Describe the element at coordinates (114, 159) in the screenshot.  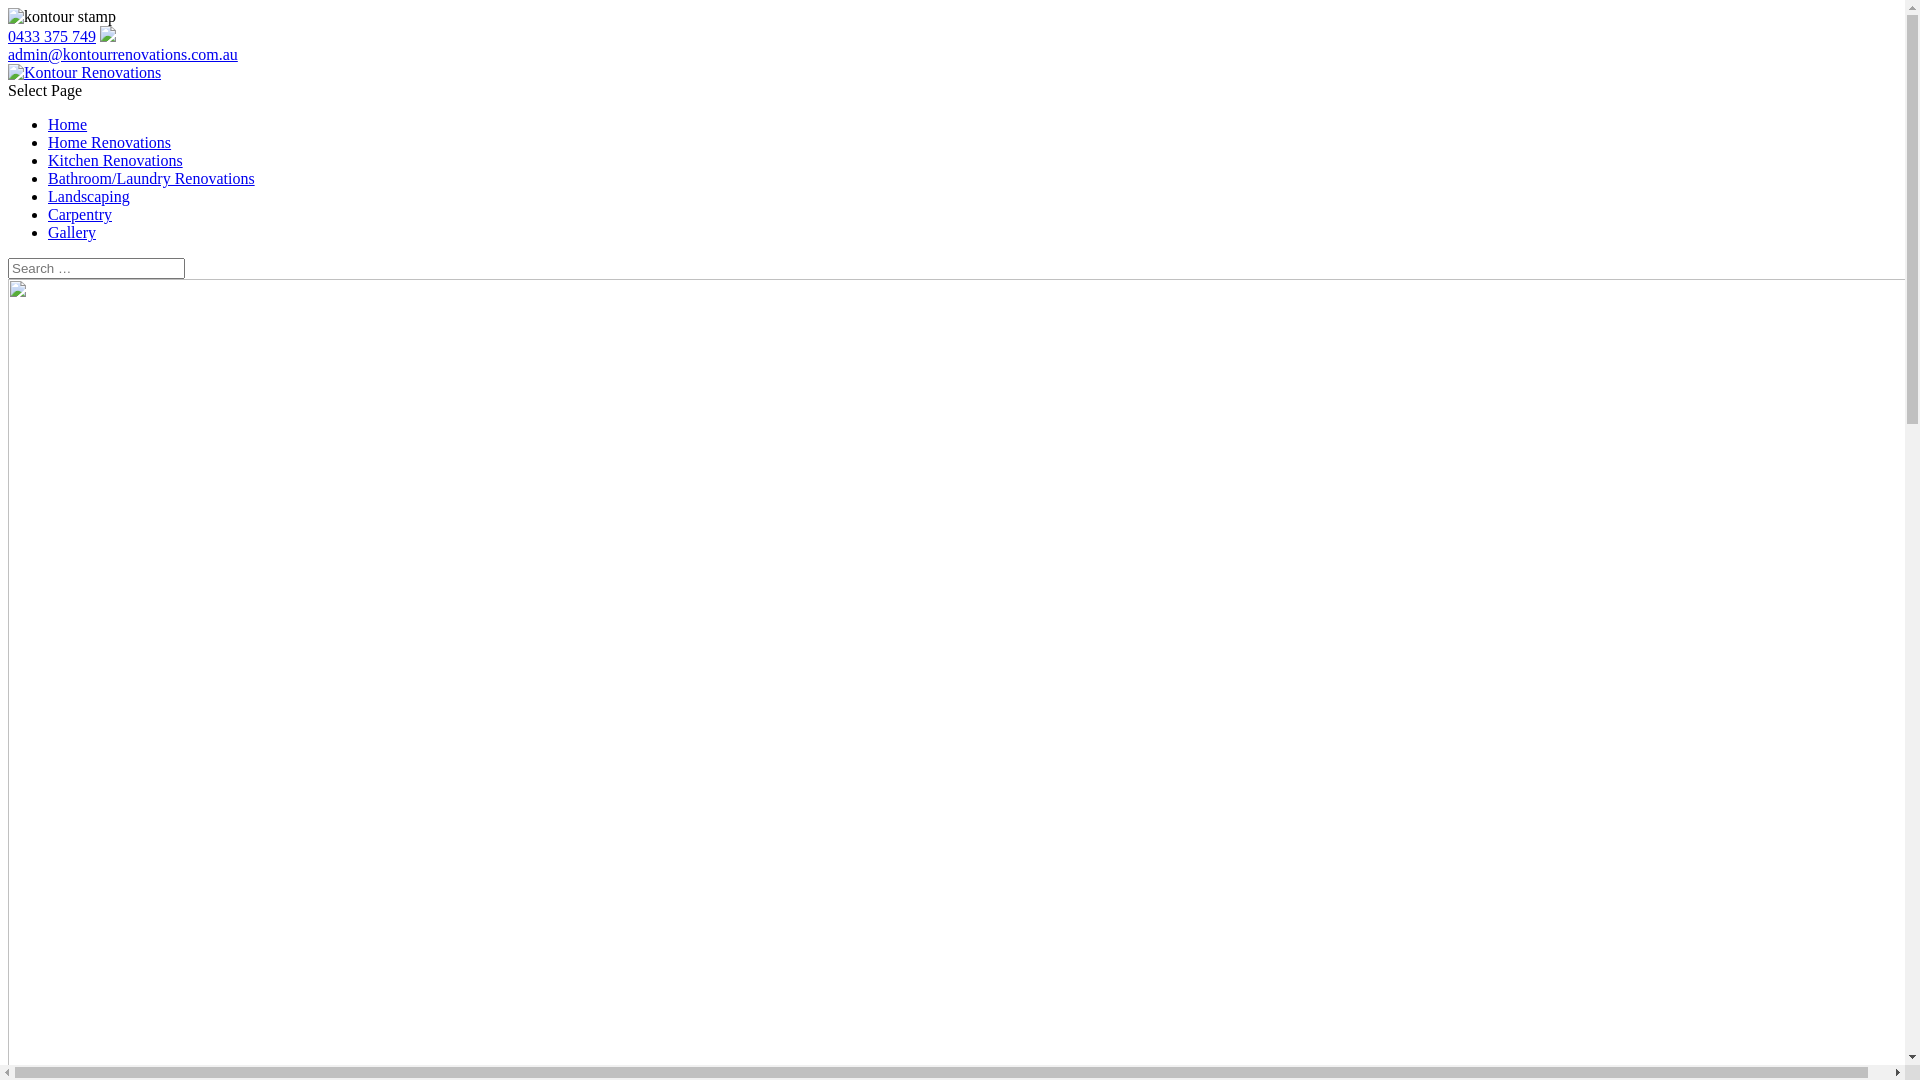
I see `'Kitchen Renovations'` at that location.